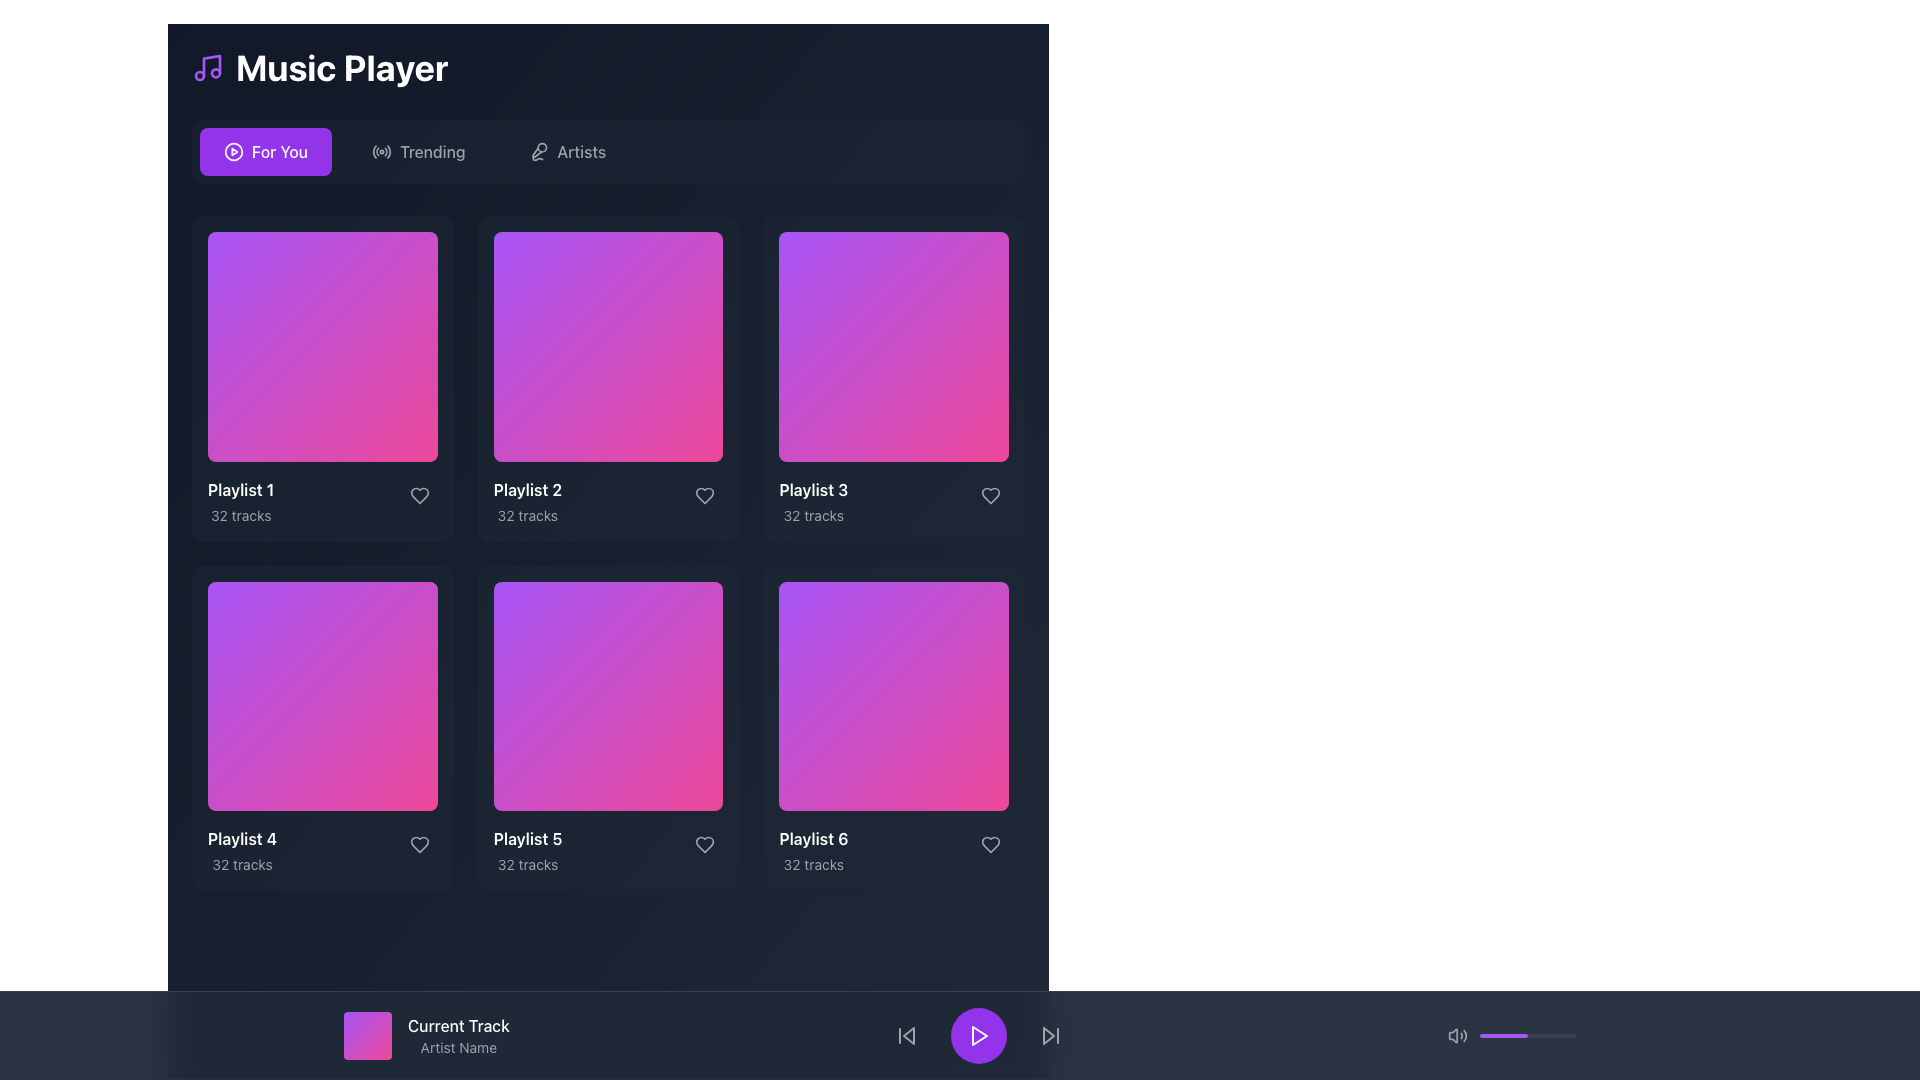  I want to click on the text component displaying 'Playlist 2' and '32 tracks', which is located in the second card of the top row in the grid layout, so click(528, 500).